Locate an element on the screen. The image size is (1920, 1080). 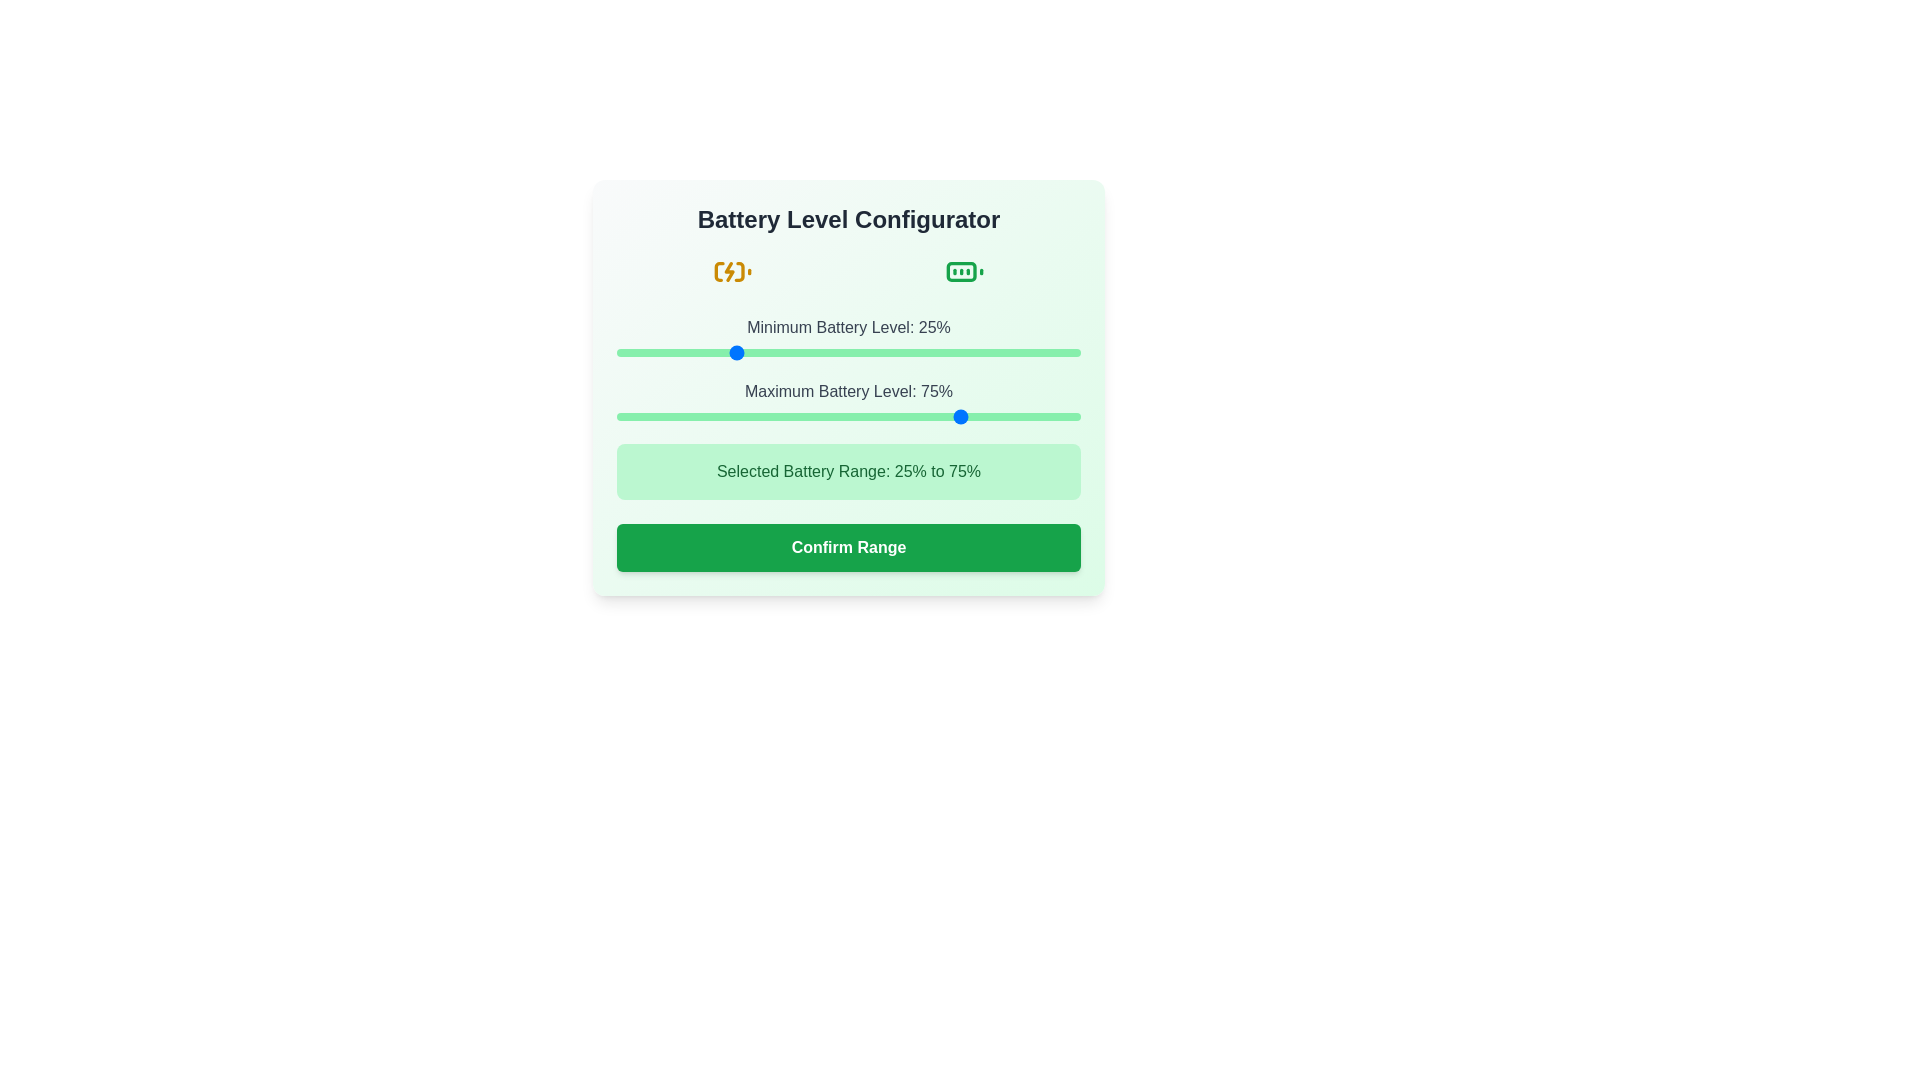
the maximum battery level is located at coordinates (853, 415).